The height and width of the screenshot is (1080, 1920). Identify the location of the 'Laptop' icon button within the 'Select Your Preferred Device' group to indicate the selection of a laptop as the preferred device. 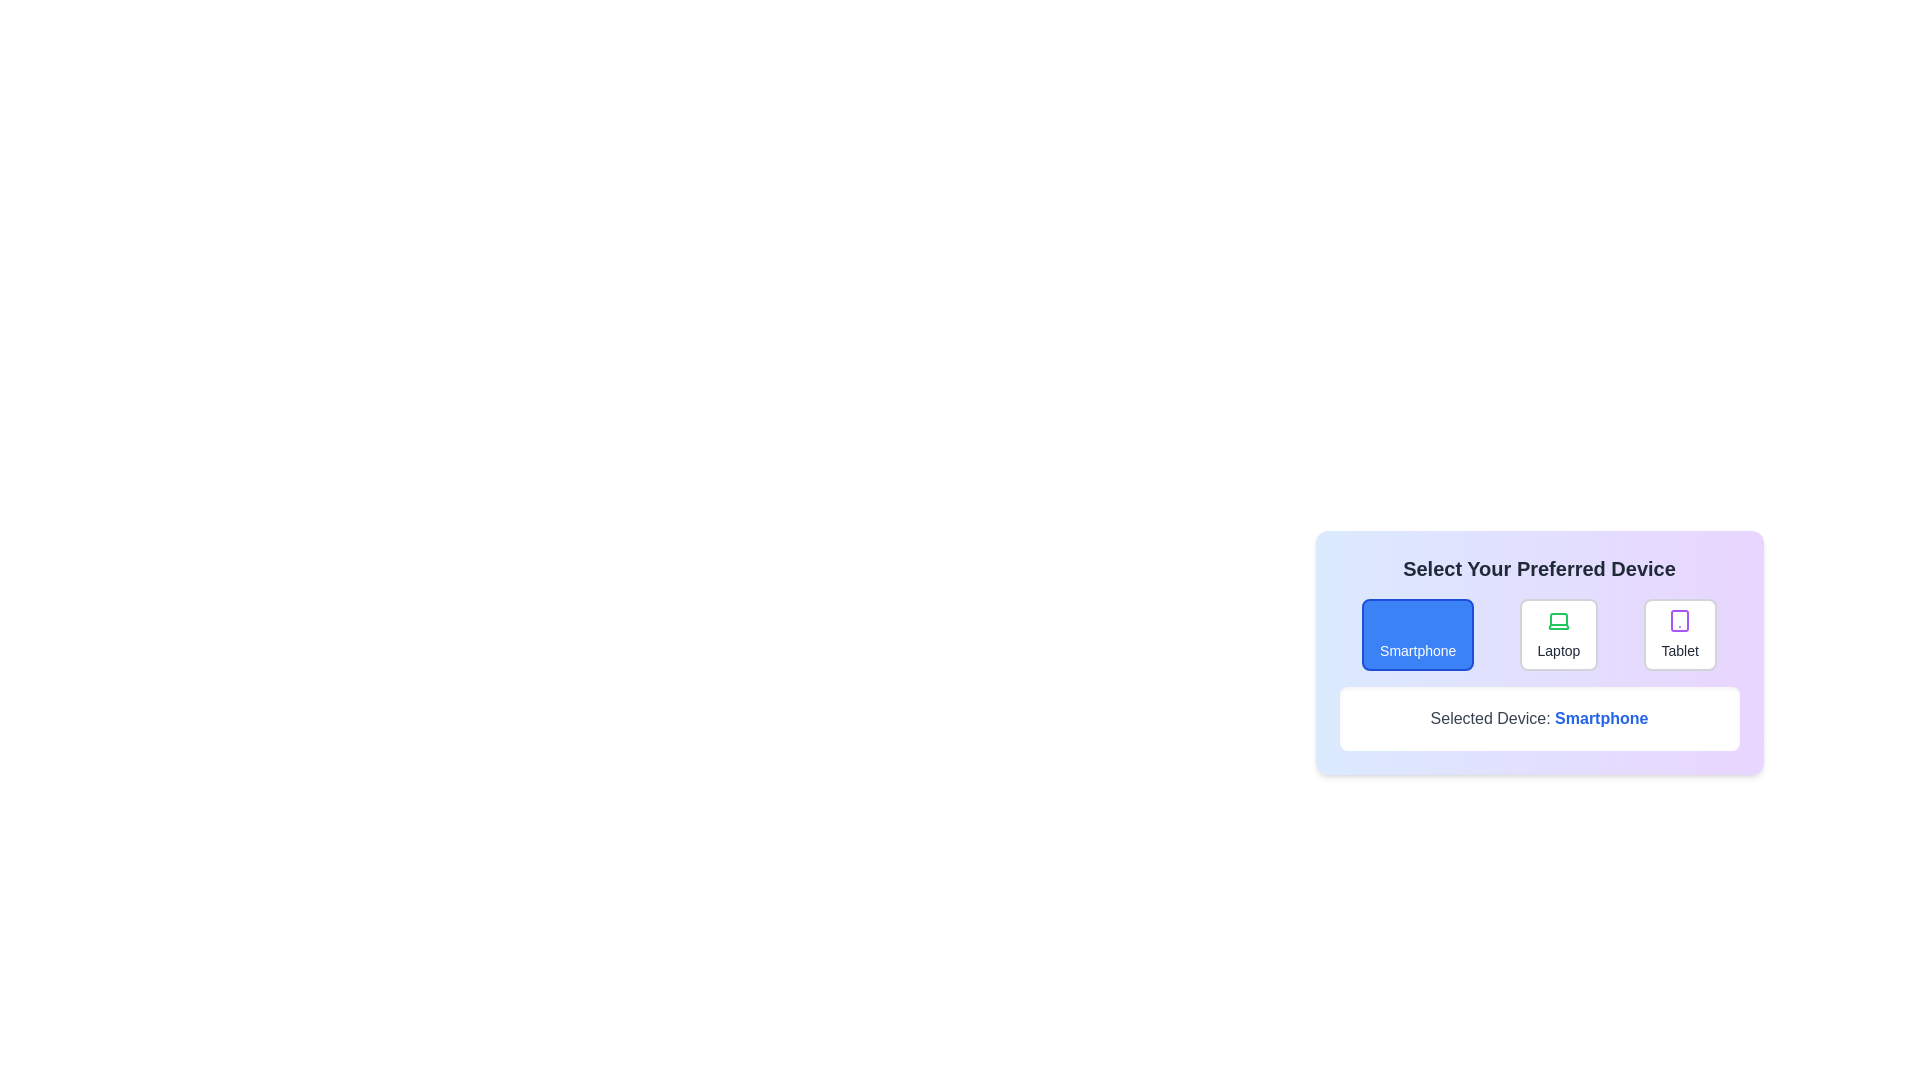
(1557, 620).